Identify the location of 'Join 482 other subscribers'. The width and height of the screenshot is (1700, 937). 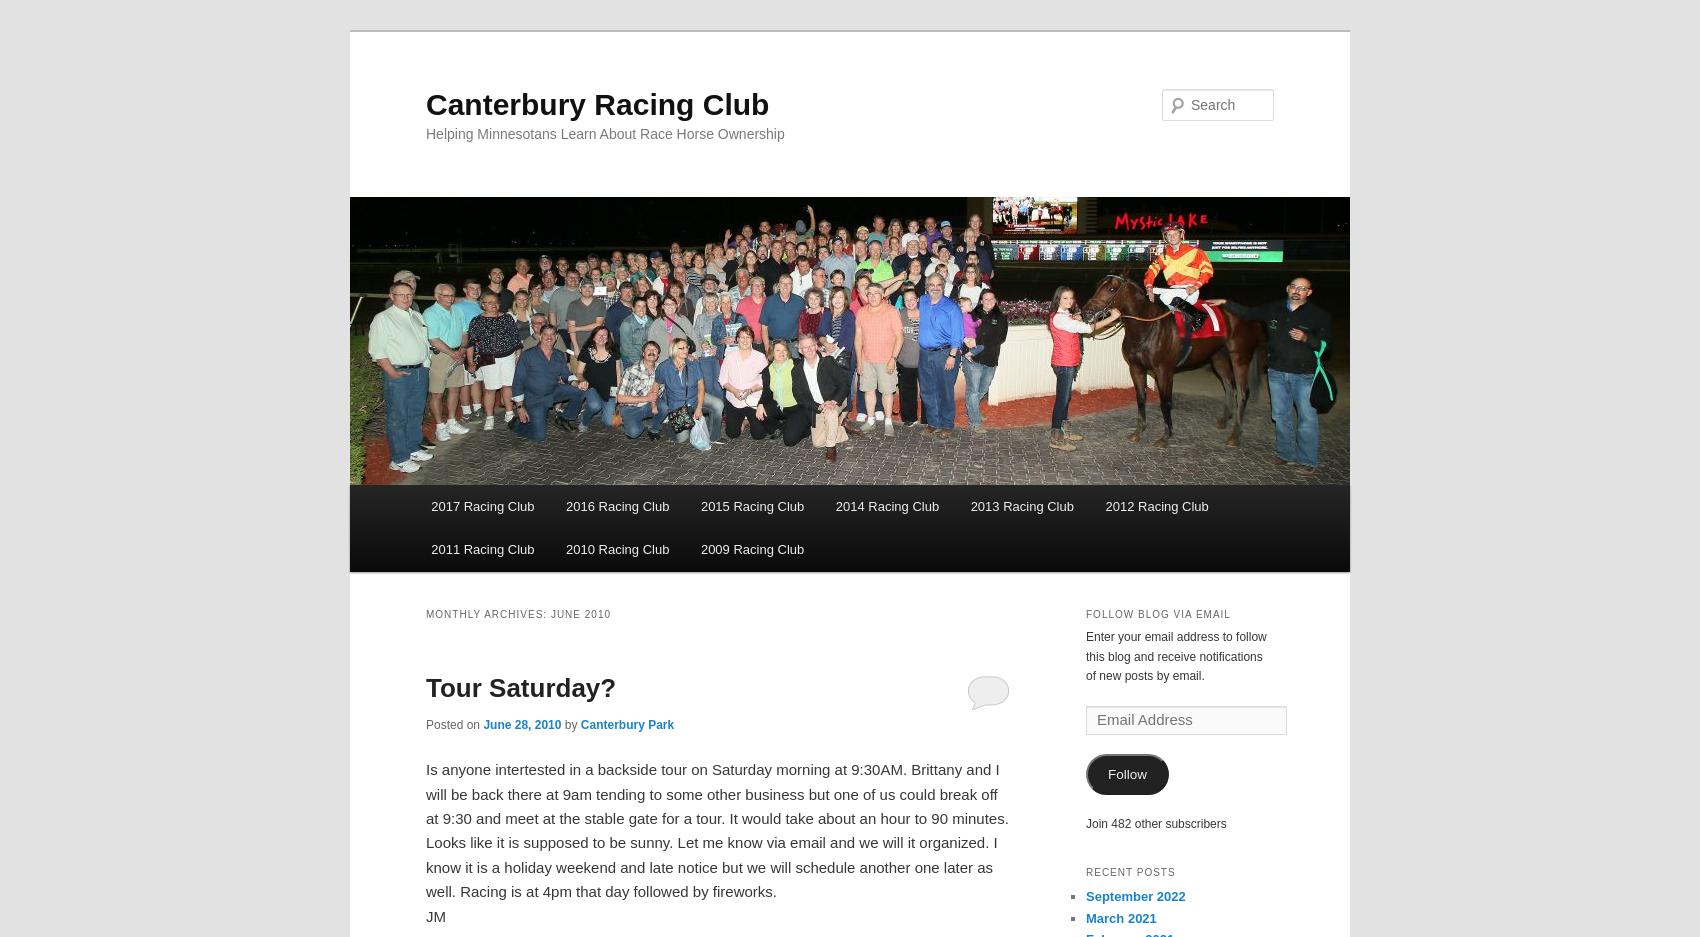
(1156, 821).